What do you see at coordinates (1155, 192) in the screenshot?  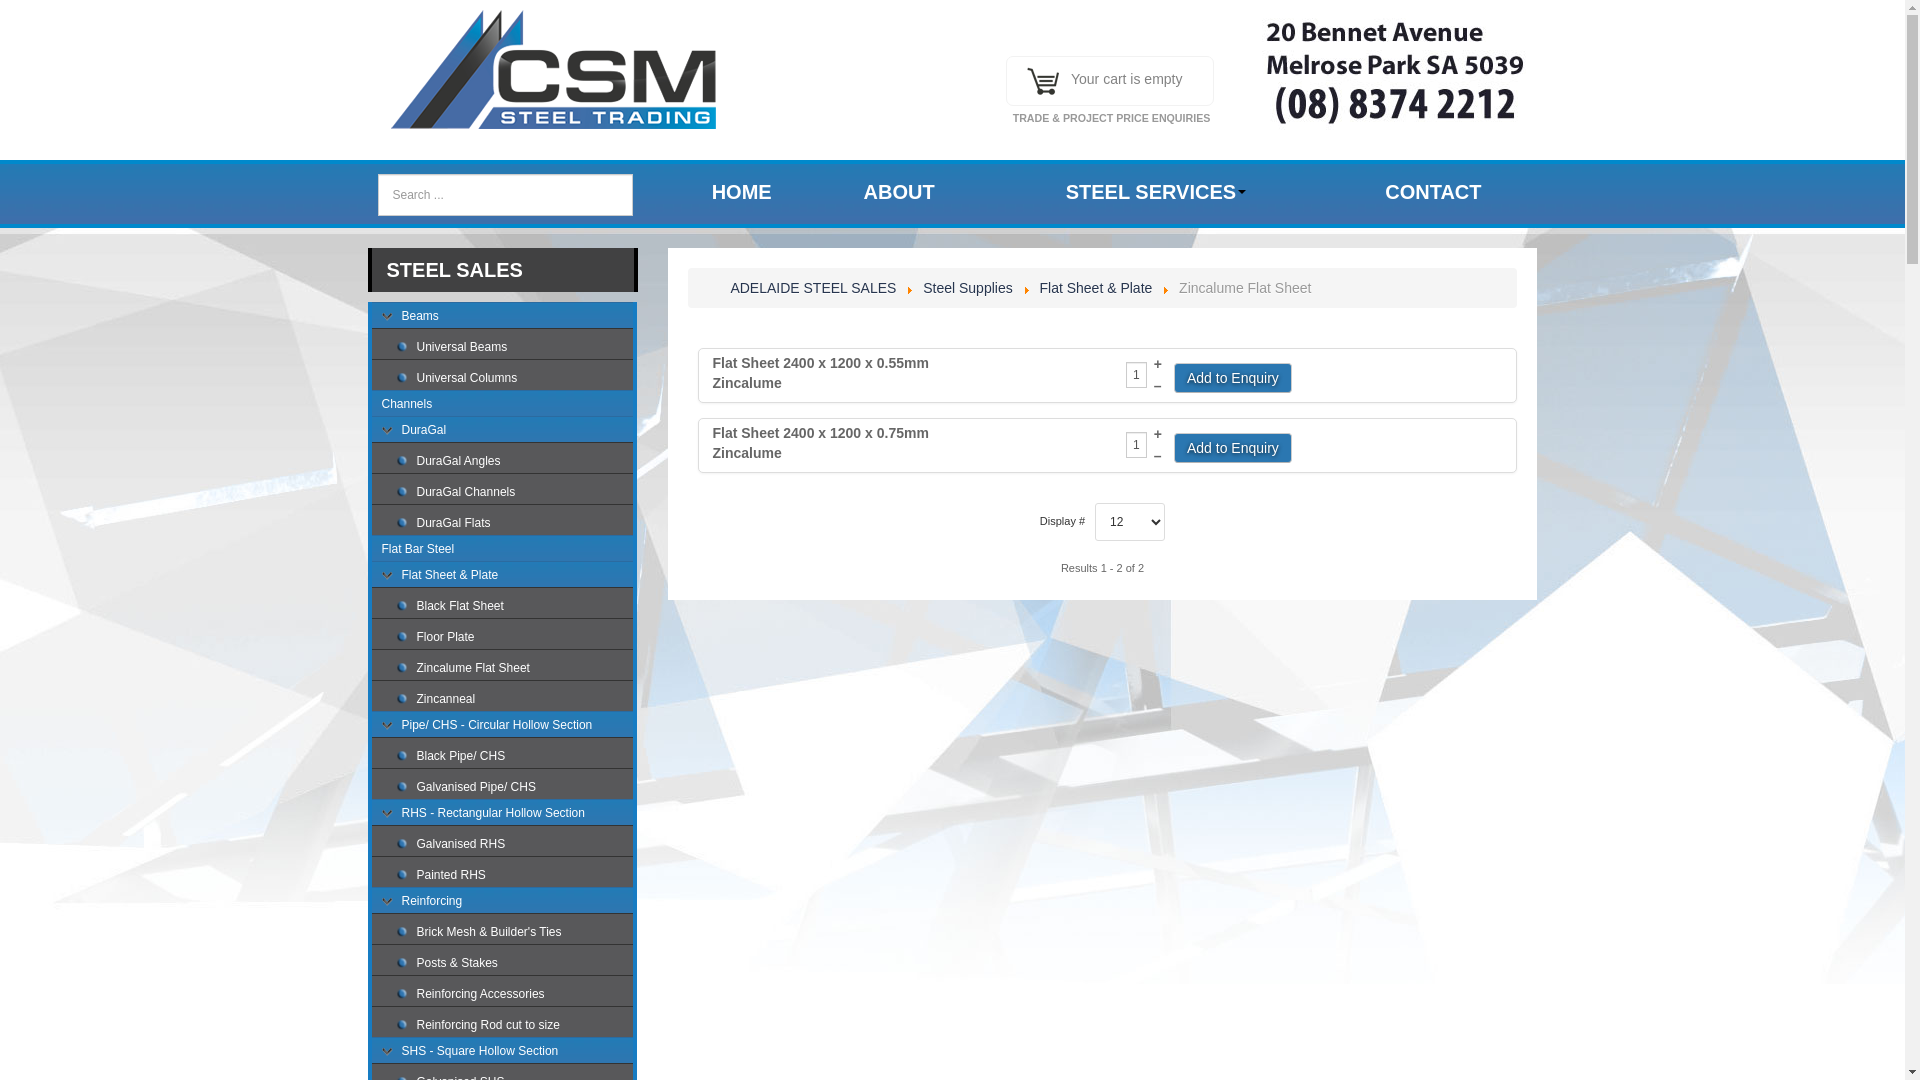 I see `'STEEL SERVICES'` at bounding box center [1155, 192].